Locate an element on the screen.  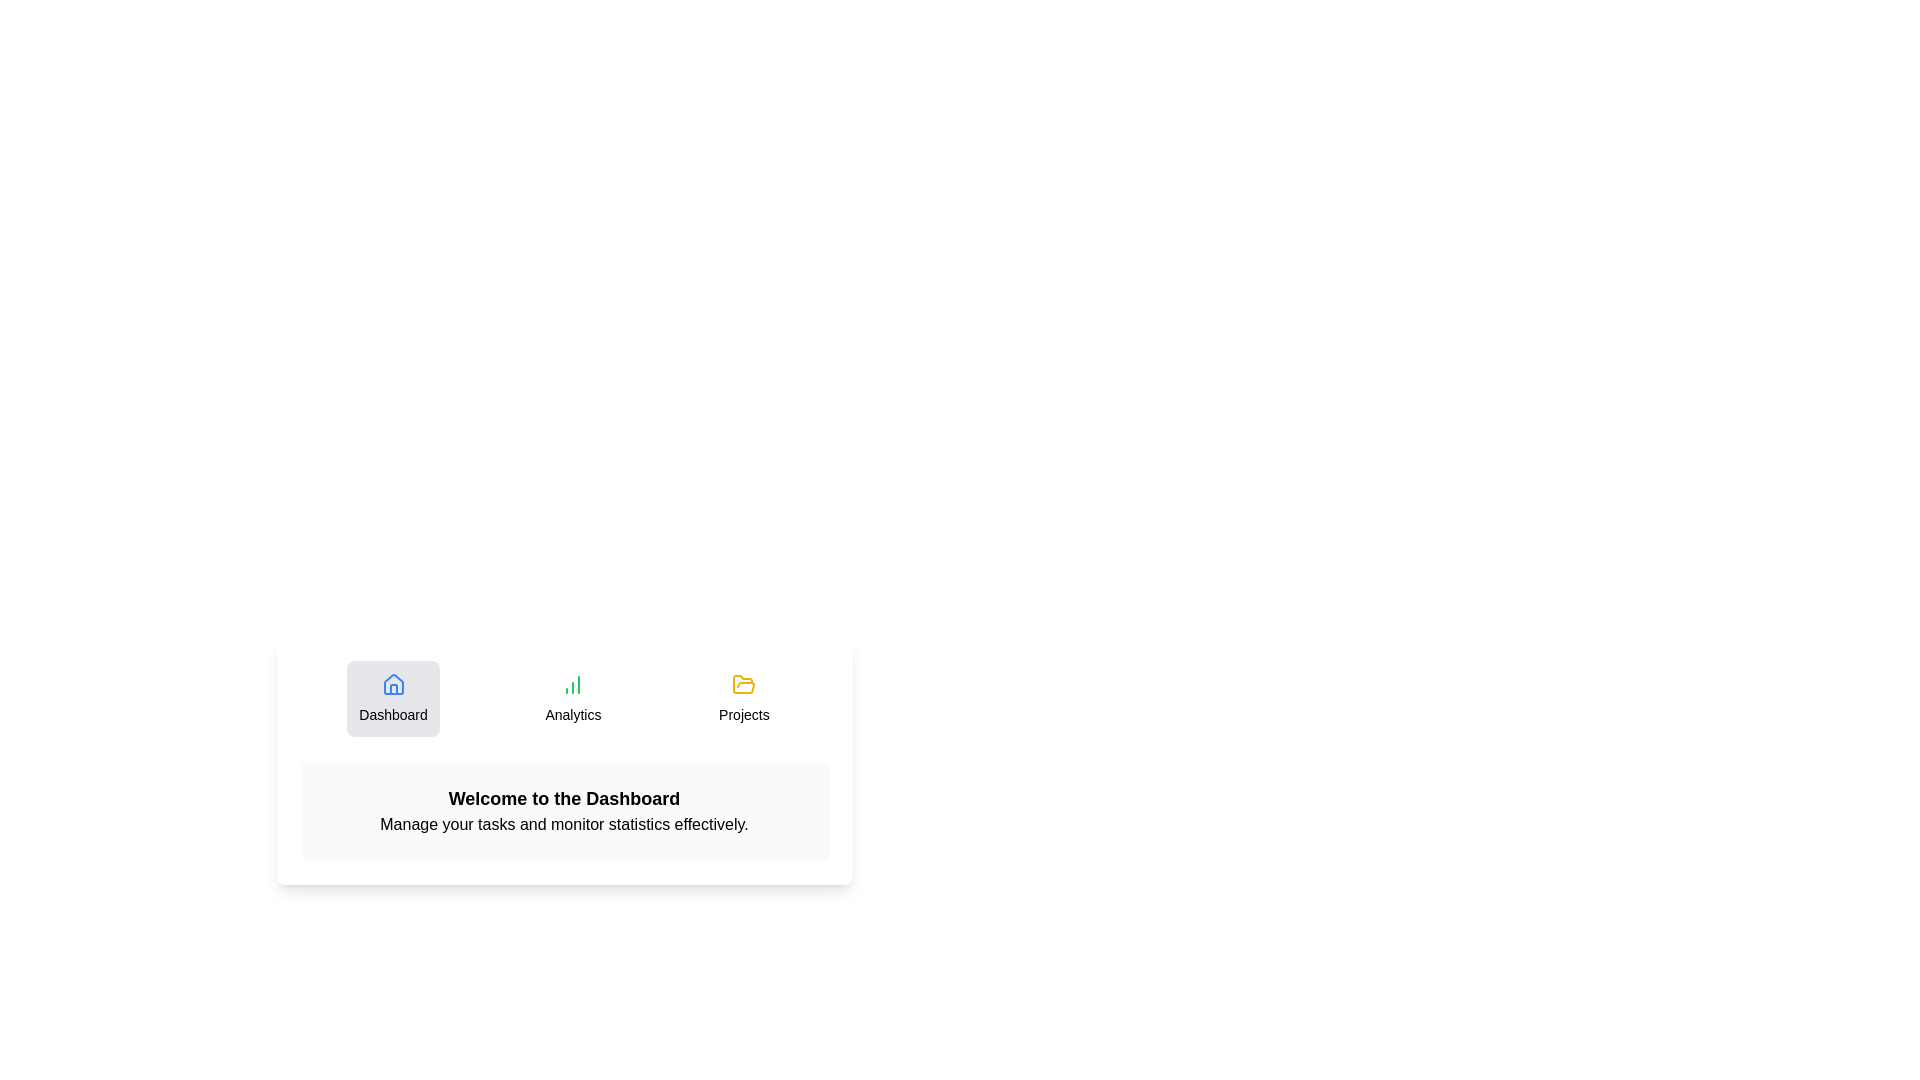
the Dashboard tab to observe hover effects is located at coordinates (393, 697).